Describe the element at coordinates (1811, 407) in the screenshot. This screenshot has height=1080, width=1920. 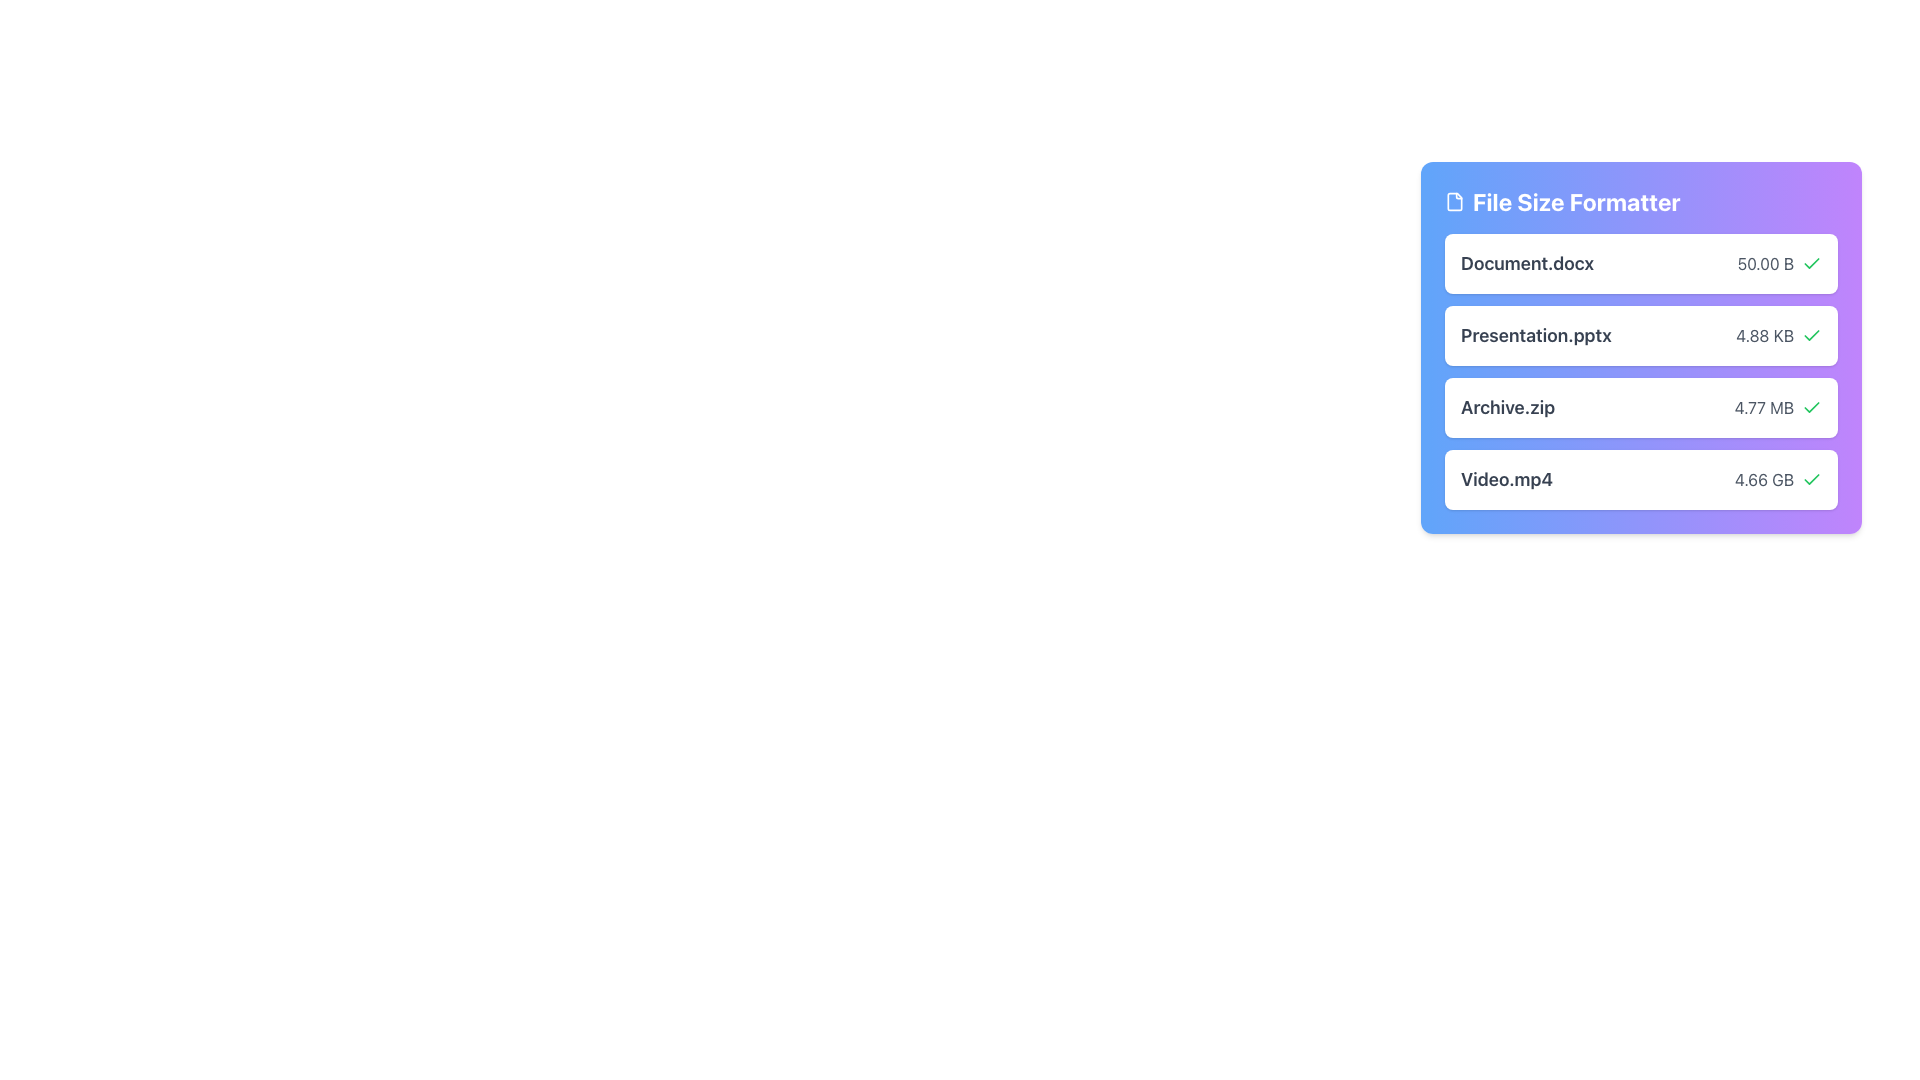
I see `the icon that indicates the successful processing of the file 'Archive.zip', located to the right of the text '4.77 MB' in the file listing` at that location.